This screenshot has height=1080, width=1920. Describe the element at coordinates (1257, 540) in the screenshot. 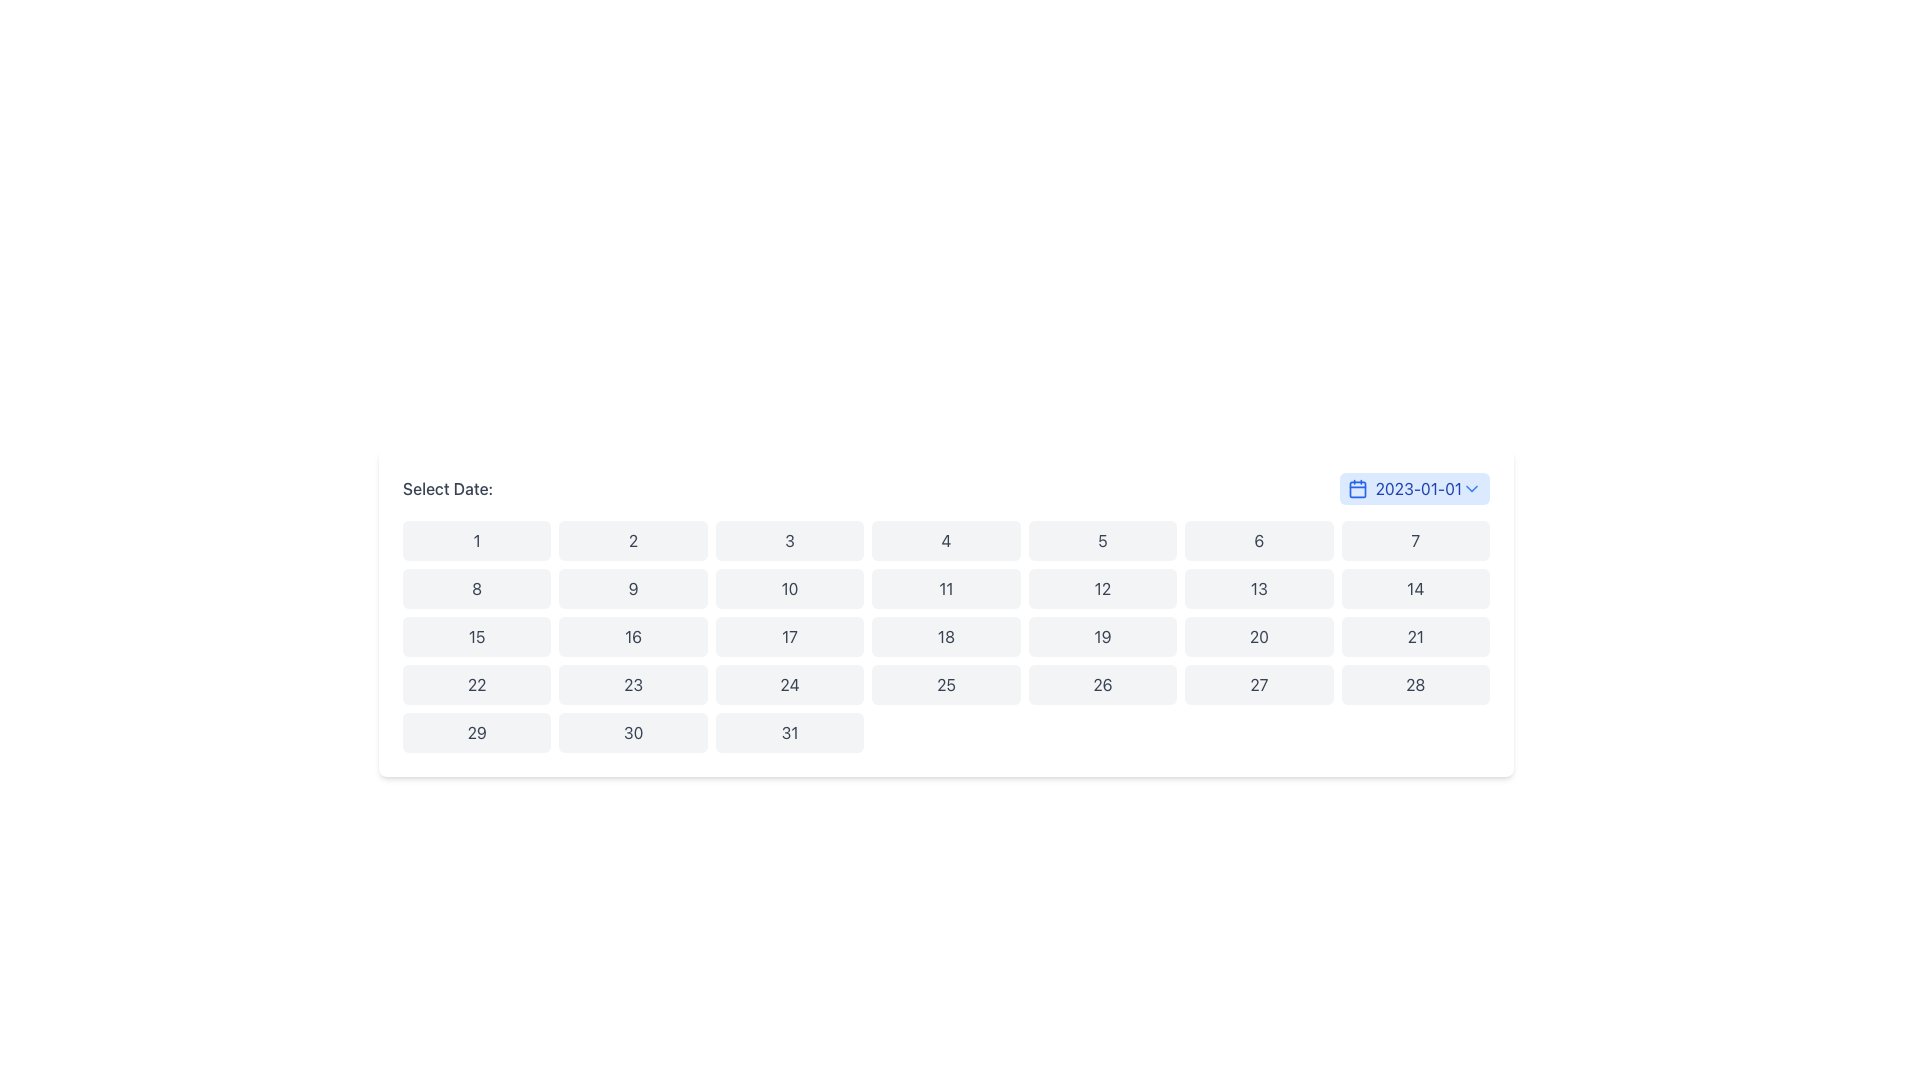

I see `the button representing the sixth day of the month in the date picker interface` at that location.